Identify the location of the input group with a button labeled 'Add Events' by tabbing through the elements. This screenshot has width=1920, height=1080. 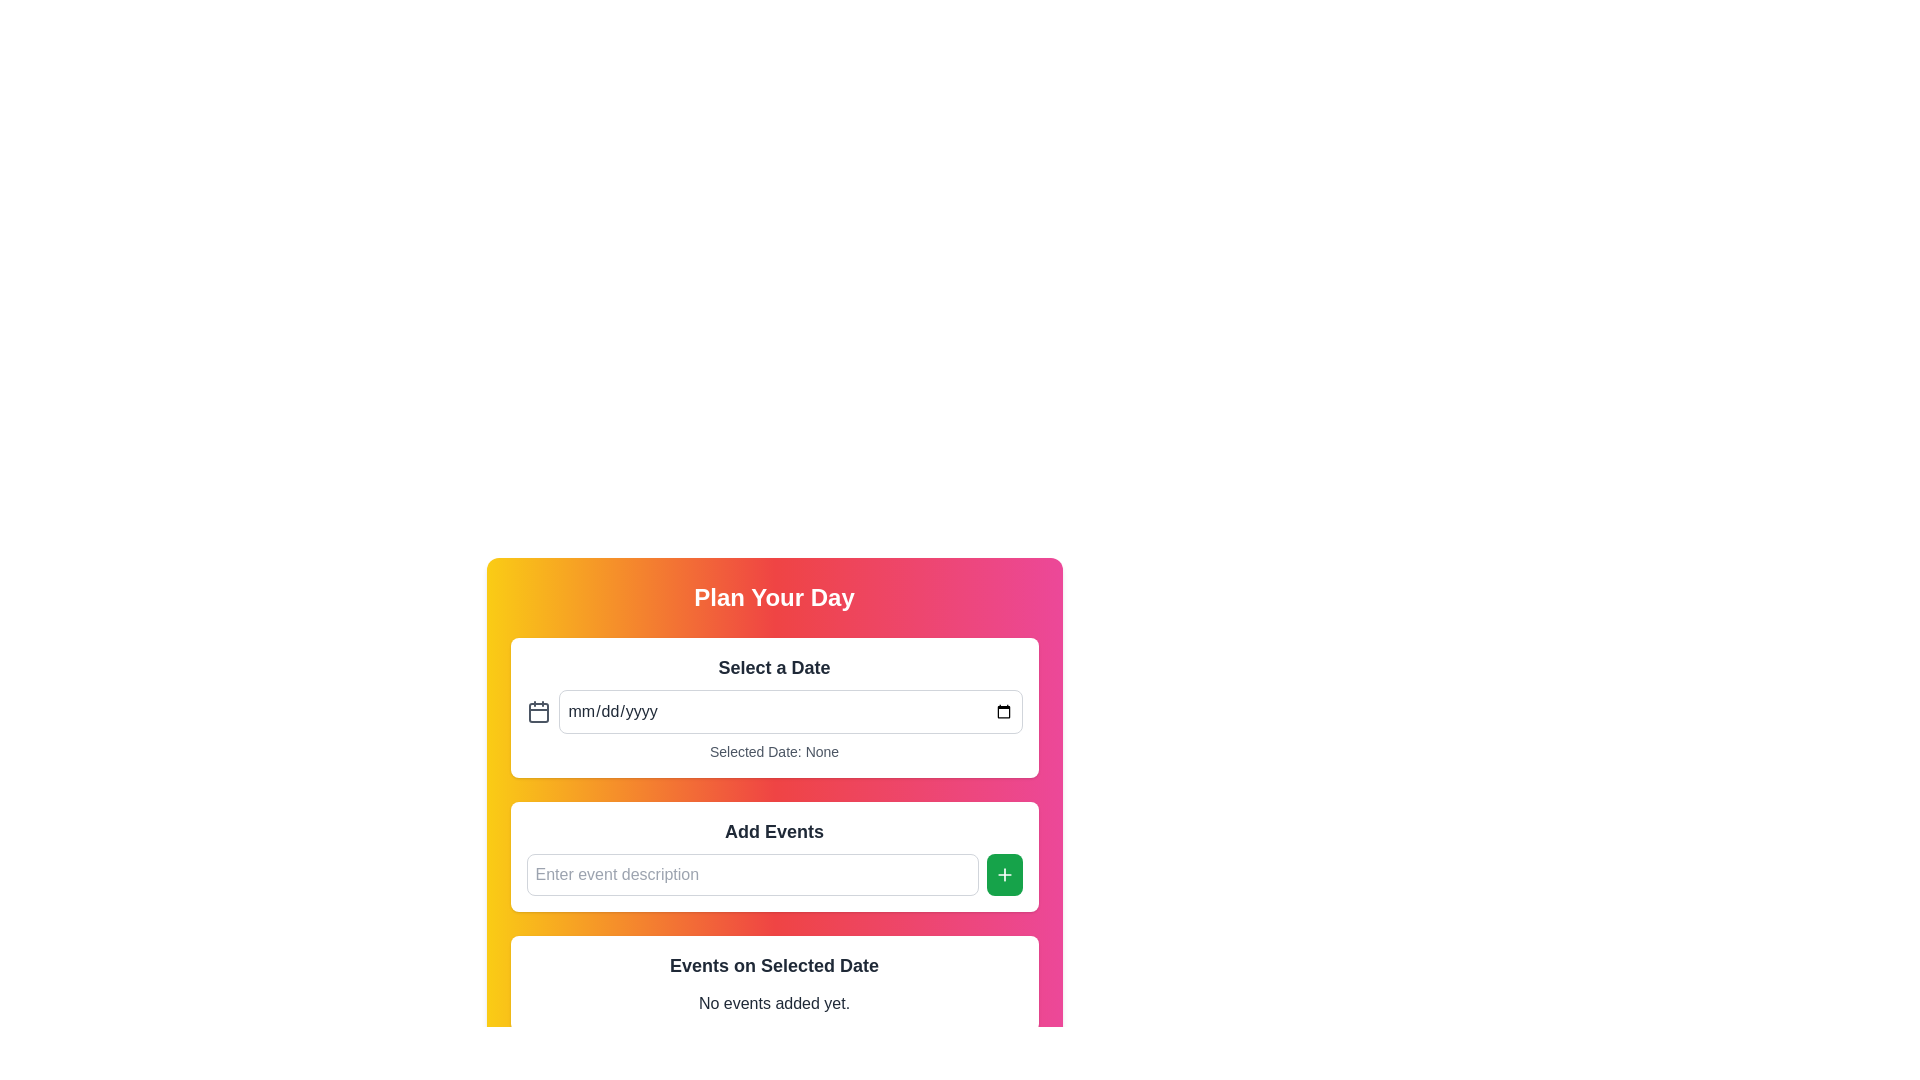
(773, 855).